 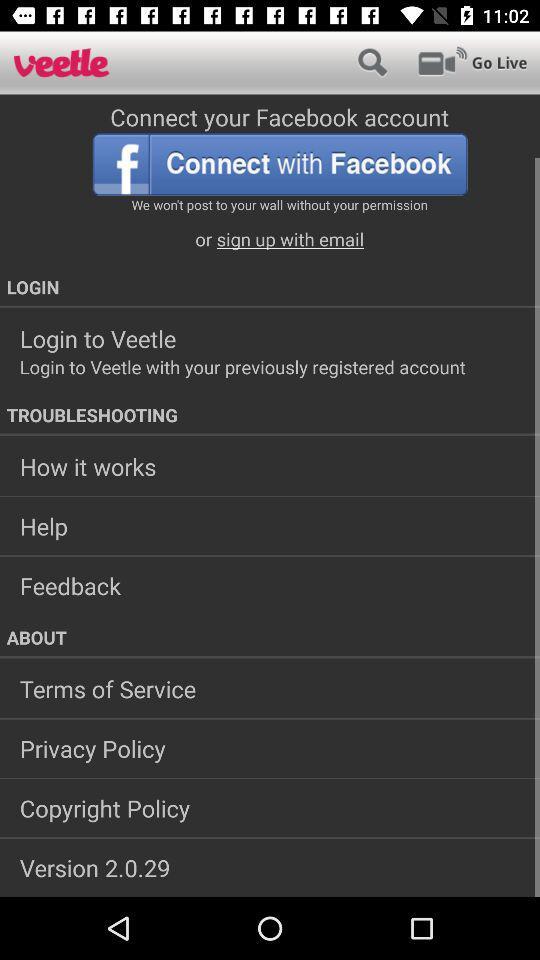 I want to click on the icon below the how it works item, so click(x=270, y=525).